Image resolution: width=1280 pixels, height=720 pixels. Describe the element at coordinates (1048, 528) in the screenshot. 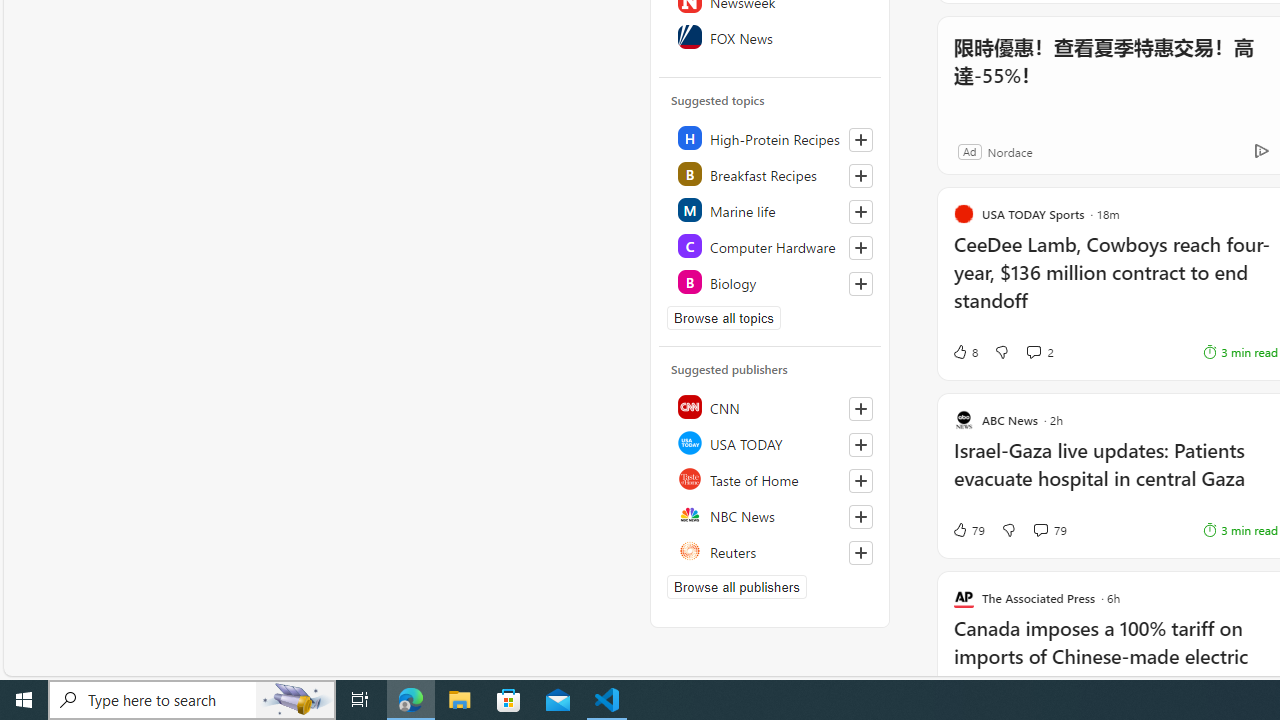

I see `'View comments 79 Comment'` at that location.